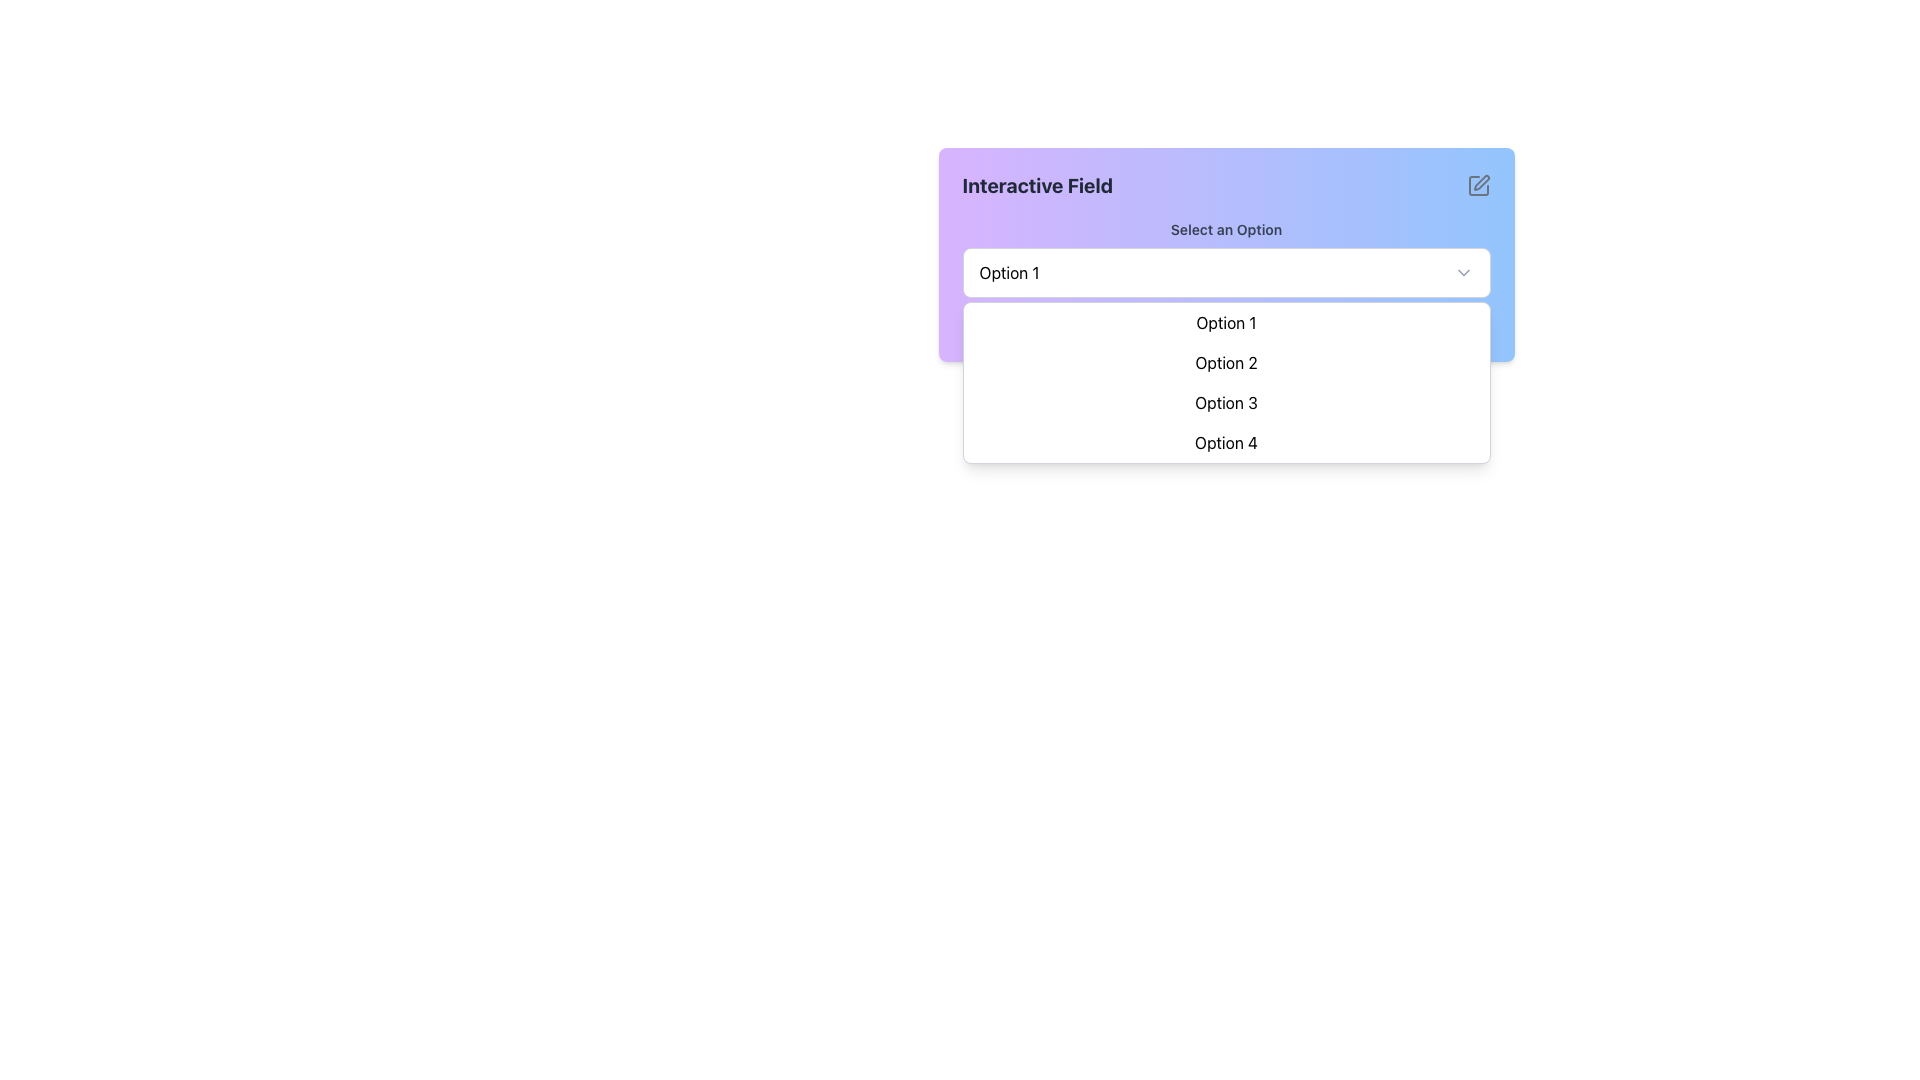  I want to click on the first choice in the dropdown menu labeled 'Option 1', so click(1277, 326).